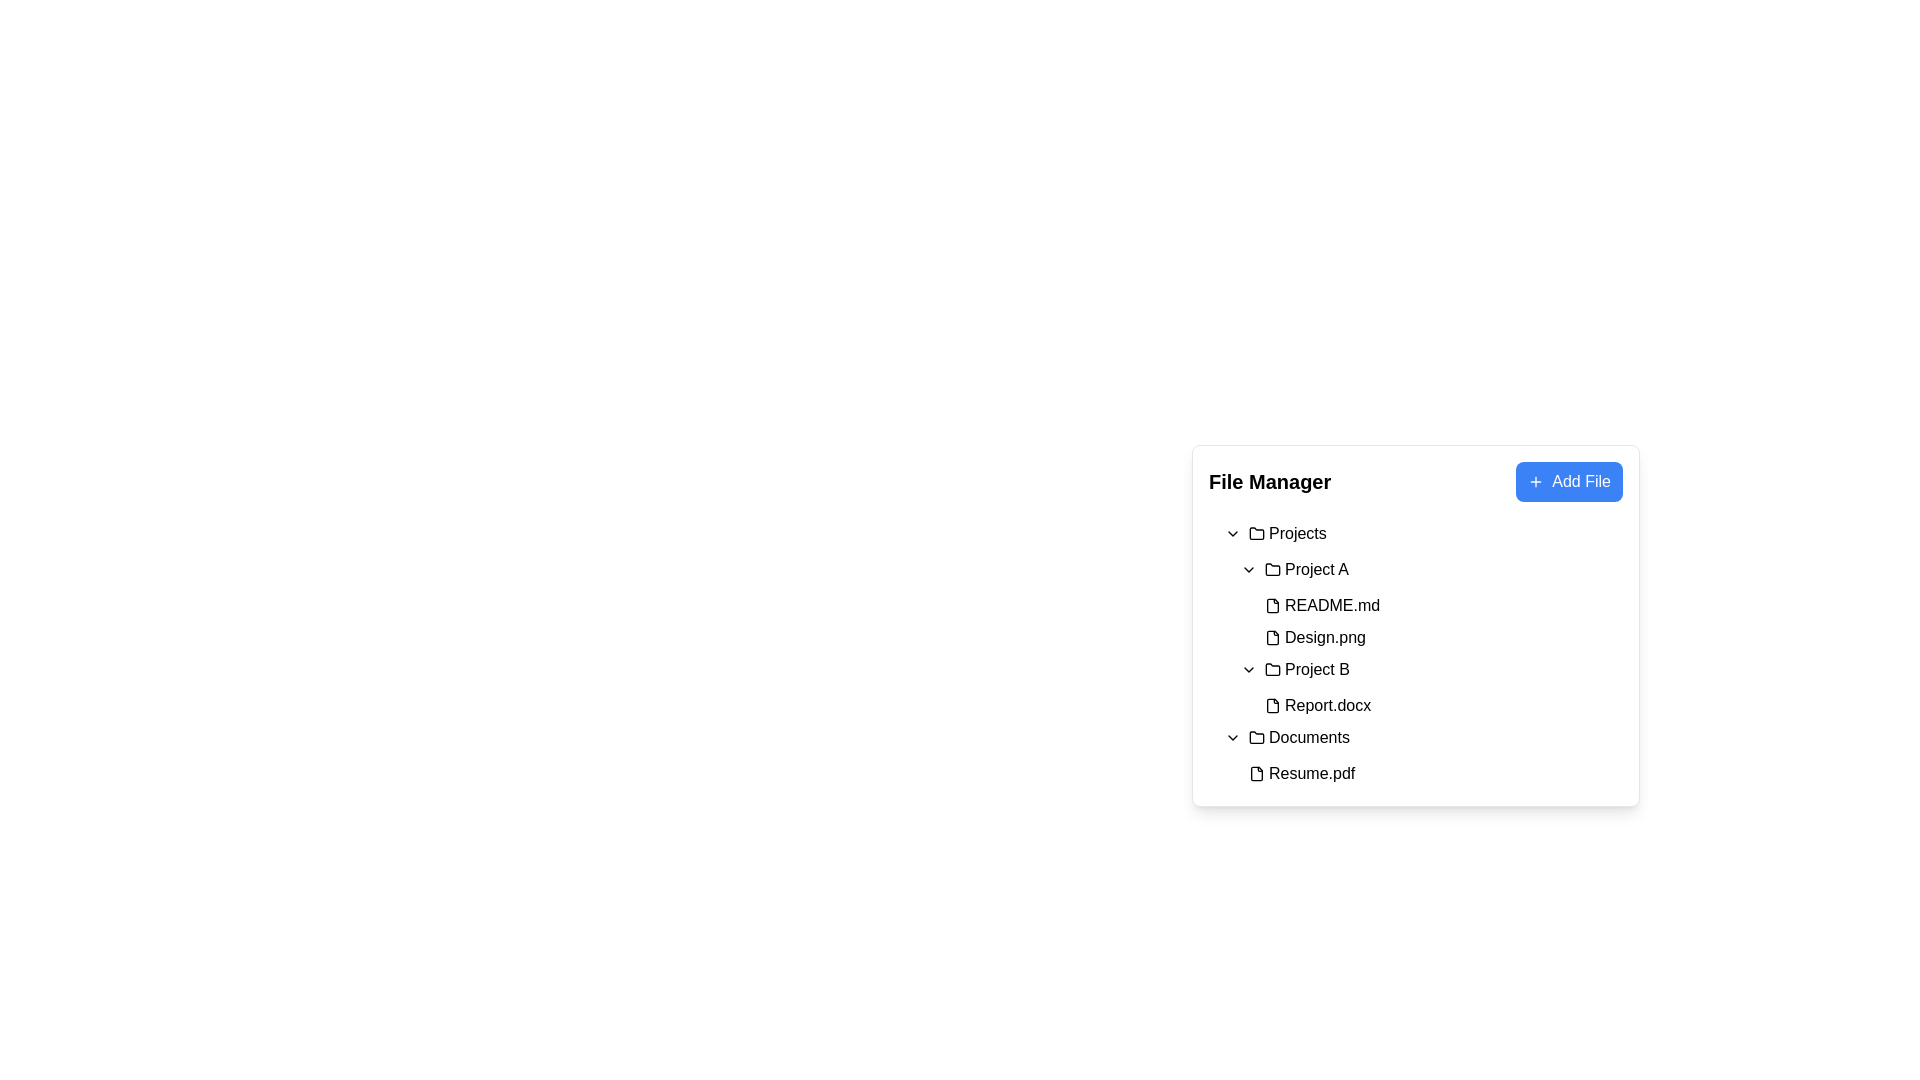 This screenshot has width=1920, height=1080. I want to click on the 'Project B' directory representation, so click(1307, 670).